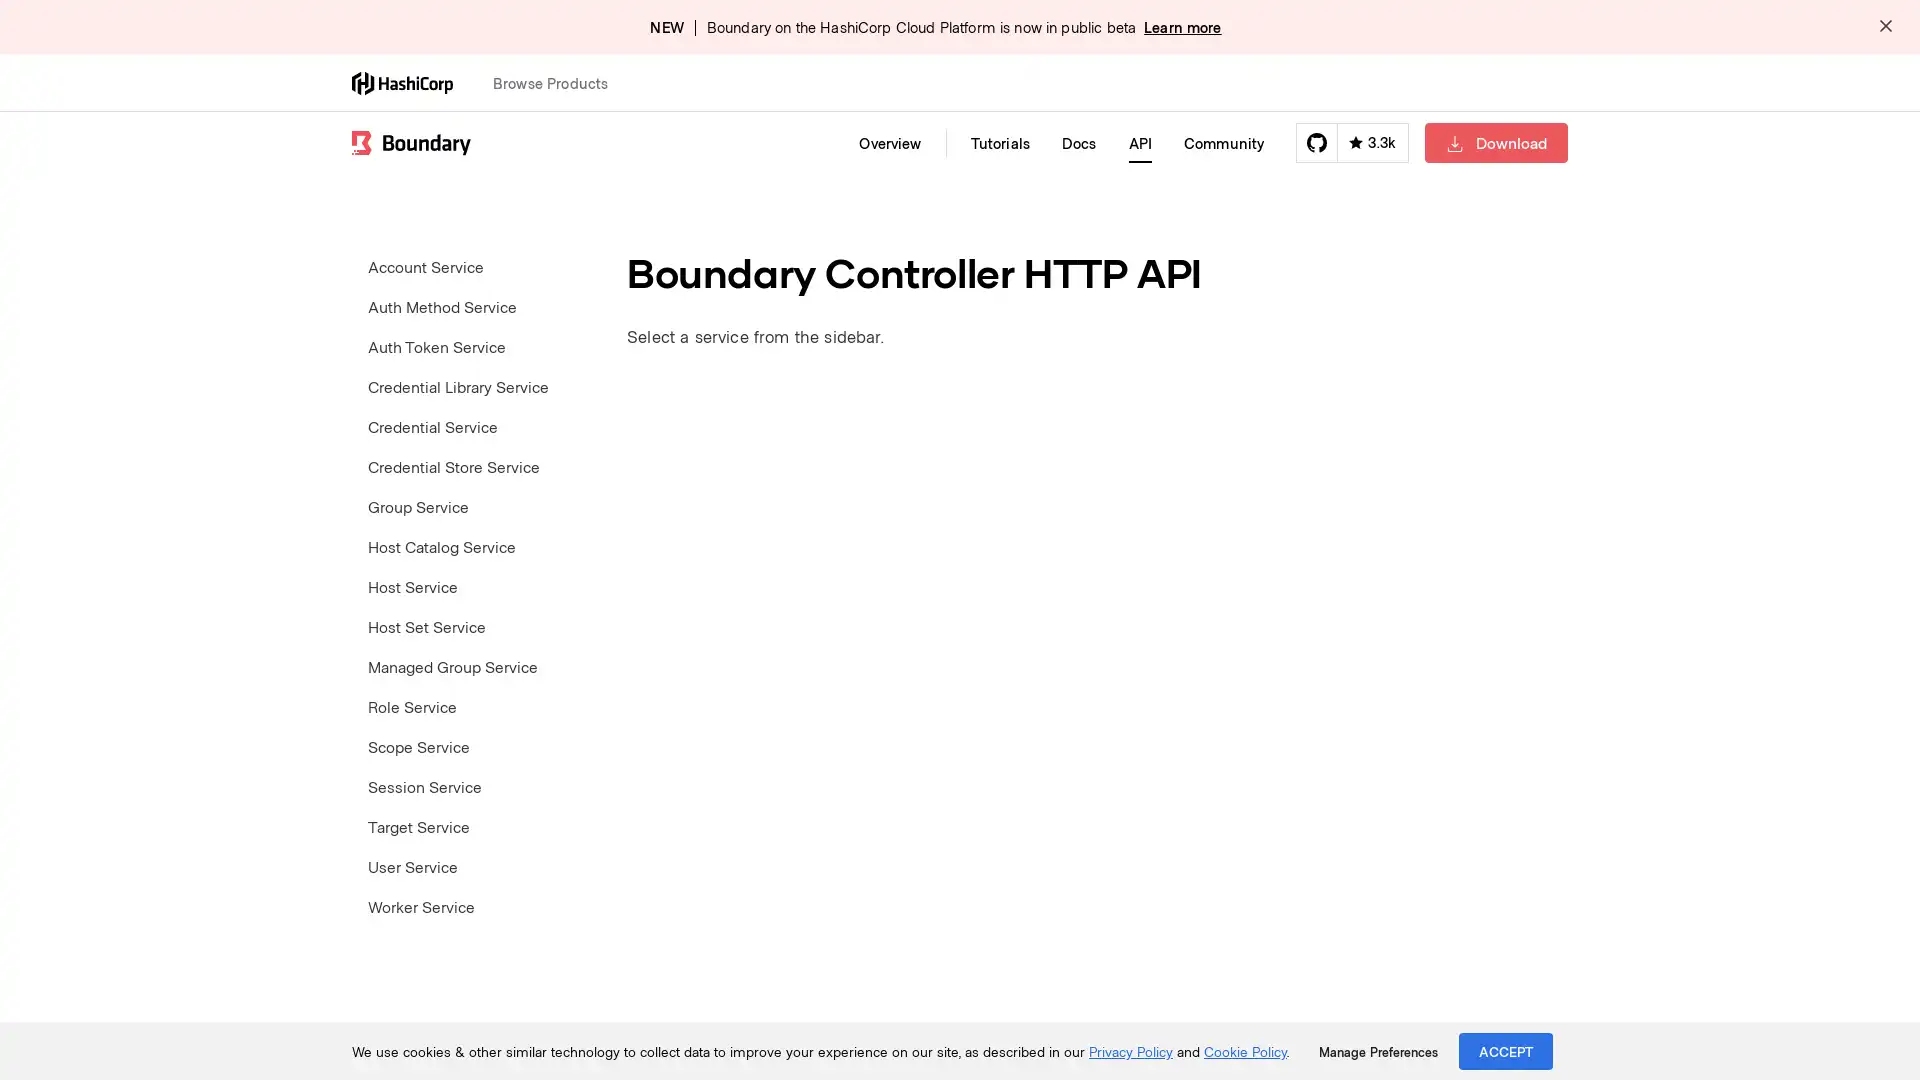 The height and width of the screenshot is (1080, 1920). Describe the element at coordinates (1506, 1050) in the screenshot. I see `ACCEPT` at that location.